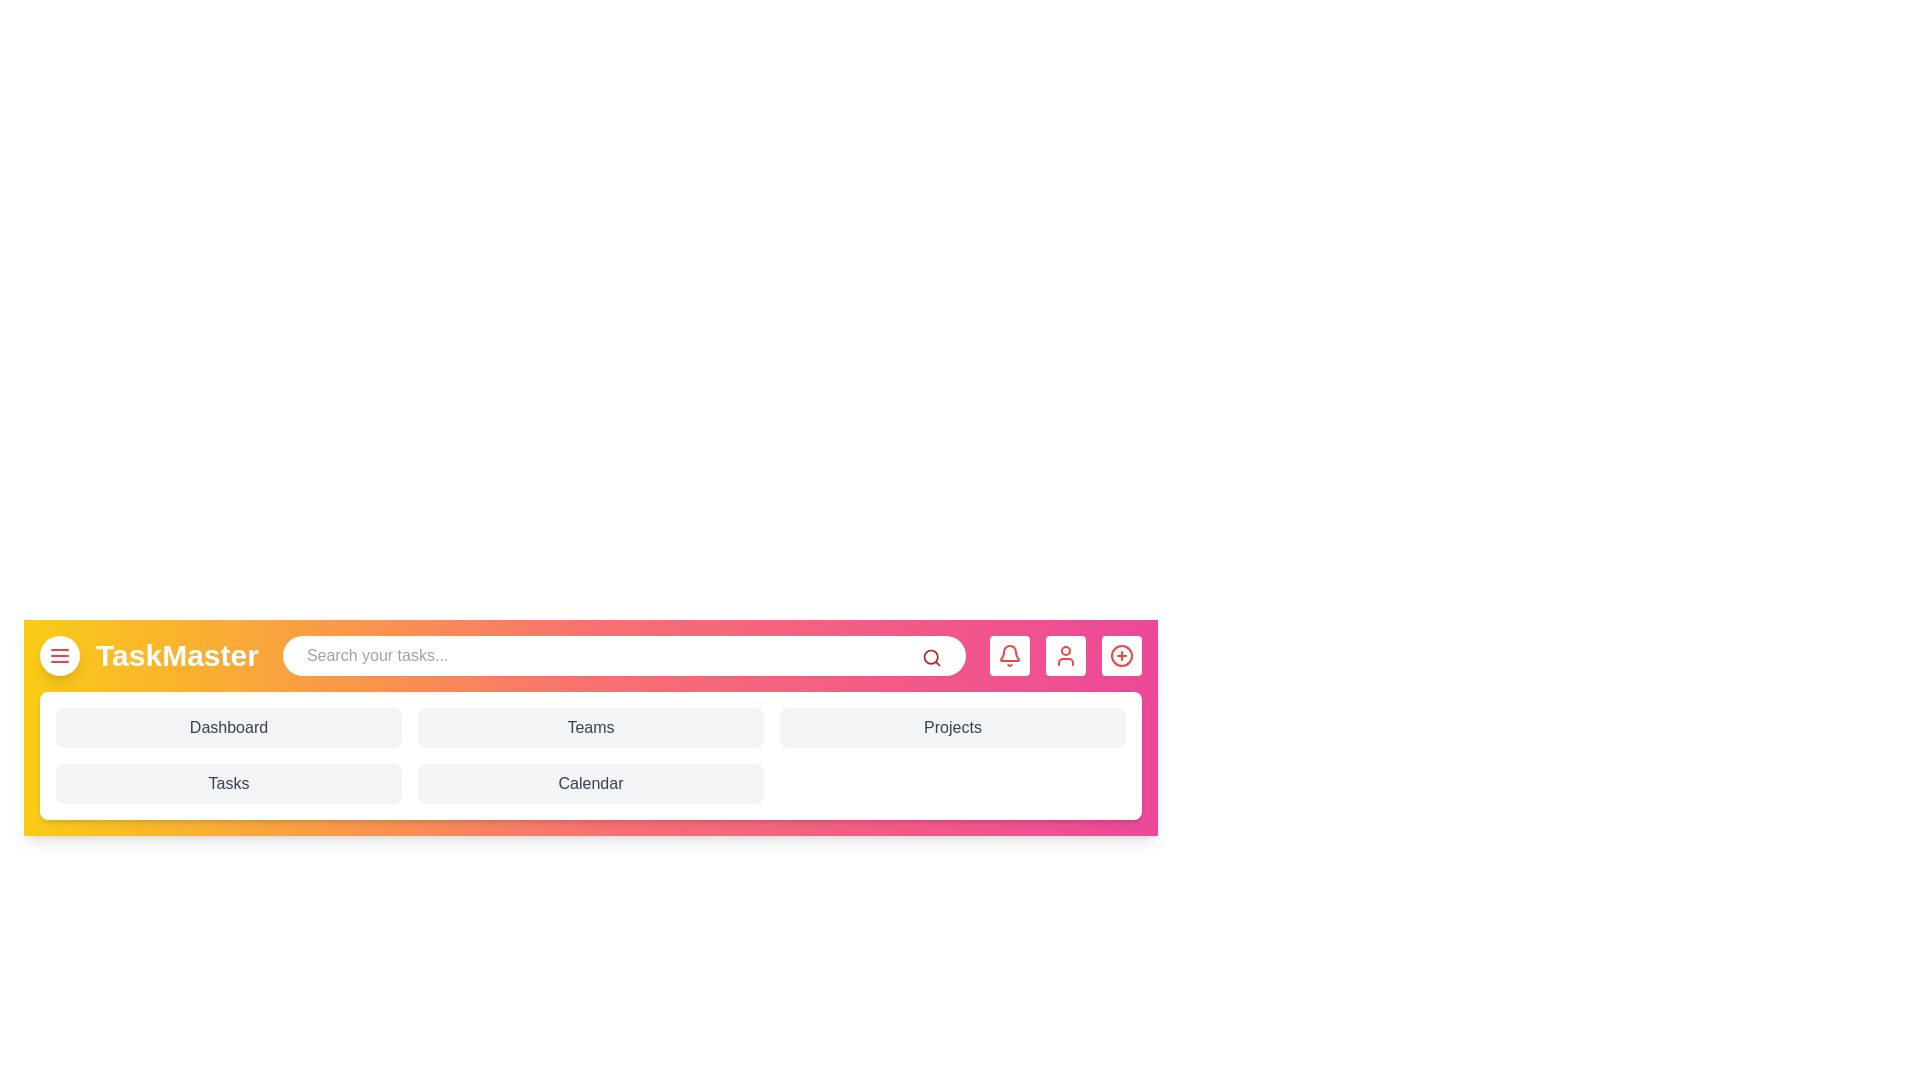 This screenshot has width=1920, height=1080. What do you see at coordinates (930, 658) in the screenshot?
I see `search icon to activate the search bar` at bounding box center [930, 658].